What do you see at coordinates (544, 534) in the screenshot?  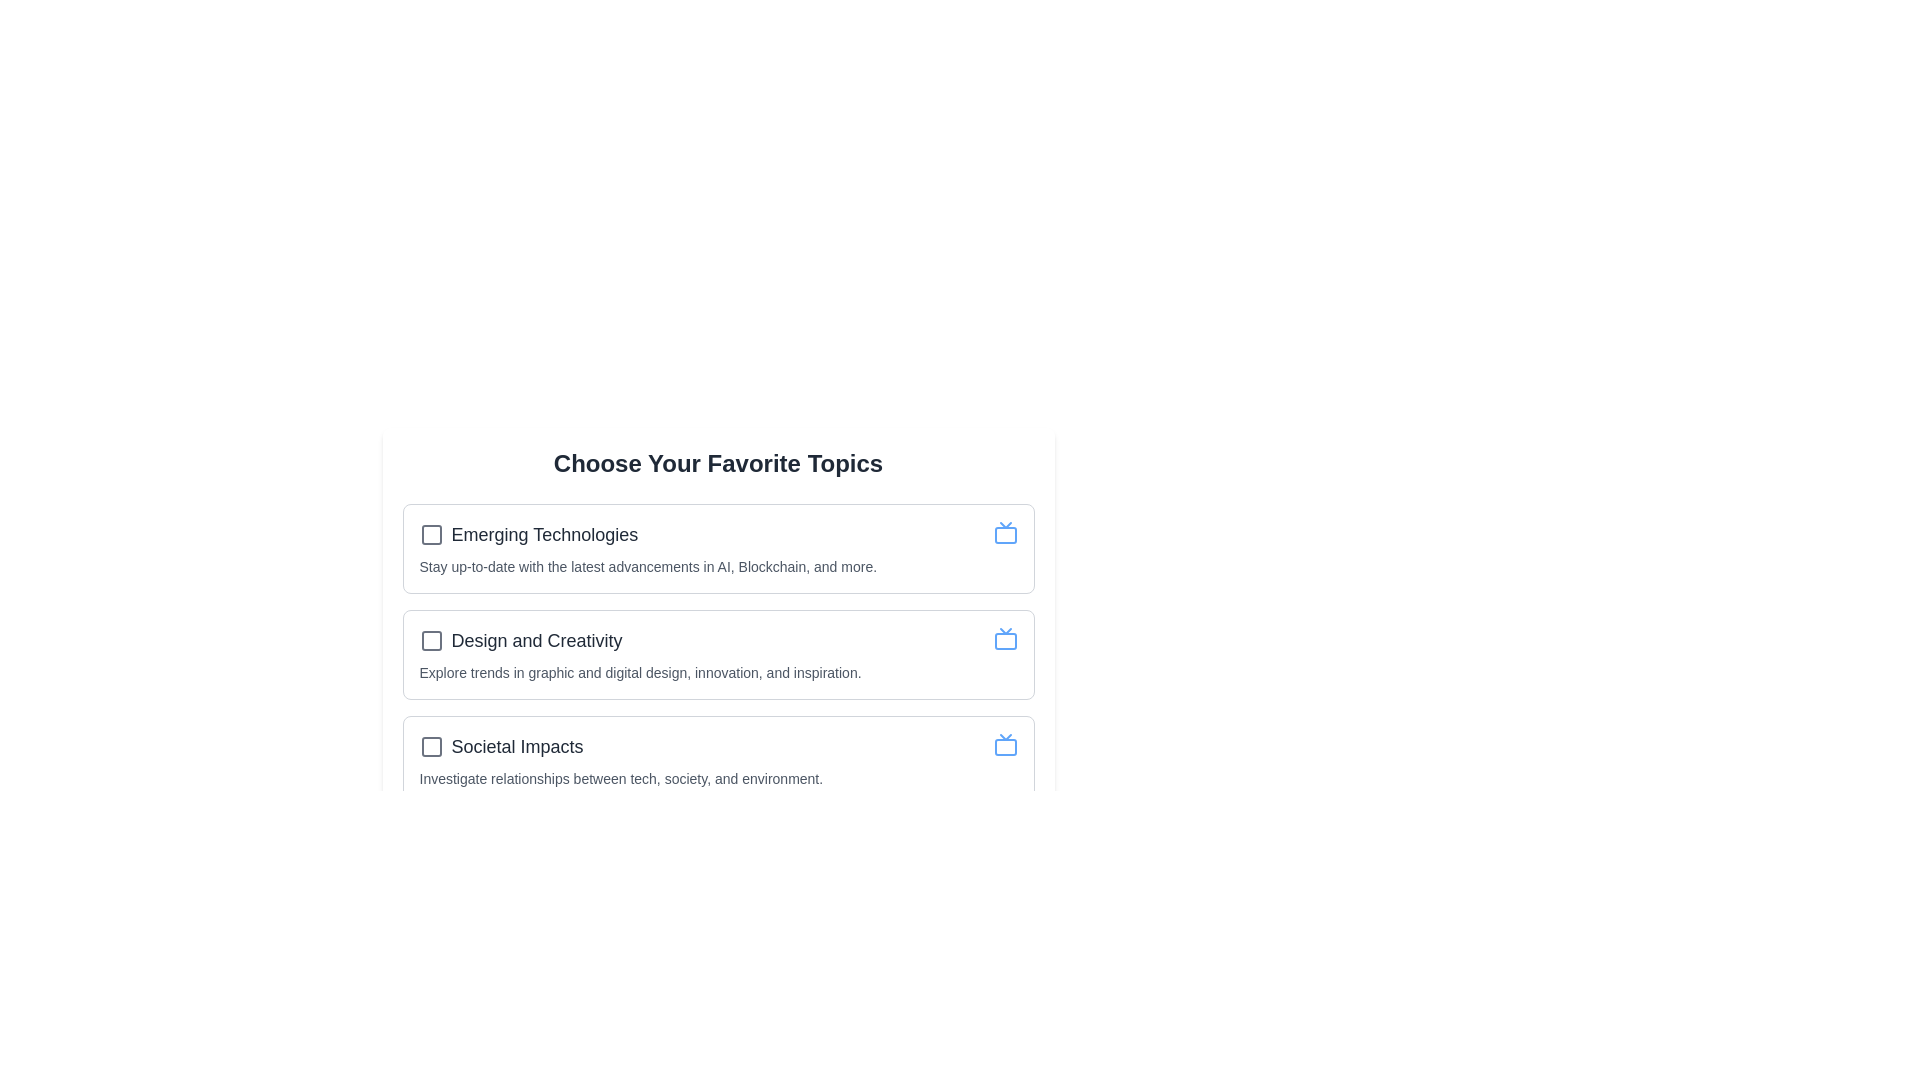 I see `the text label 'Emerging Technologies'` at bounding box center [544, 534].